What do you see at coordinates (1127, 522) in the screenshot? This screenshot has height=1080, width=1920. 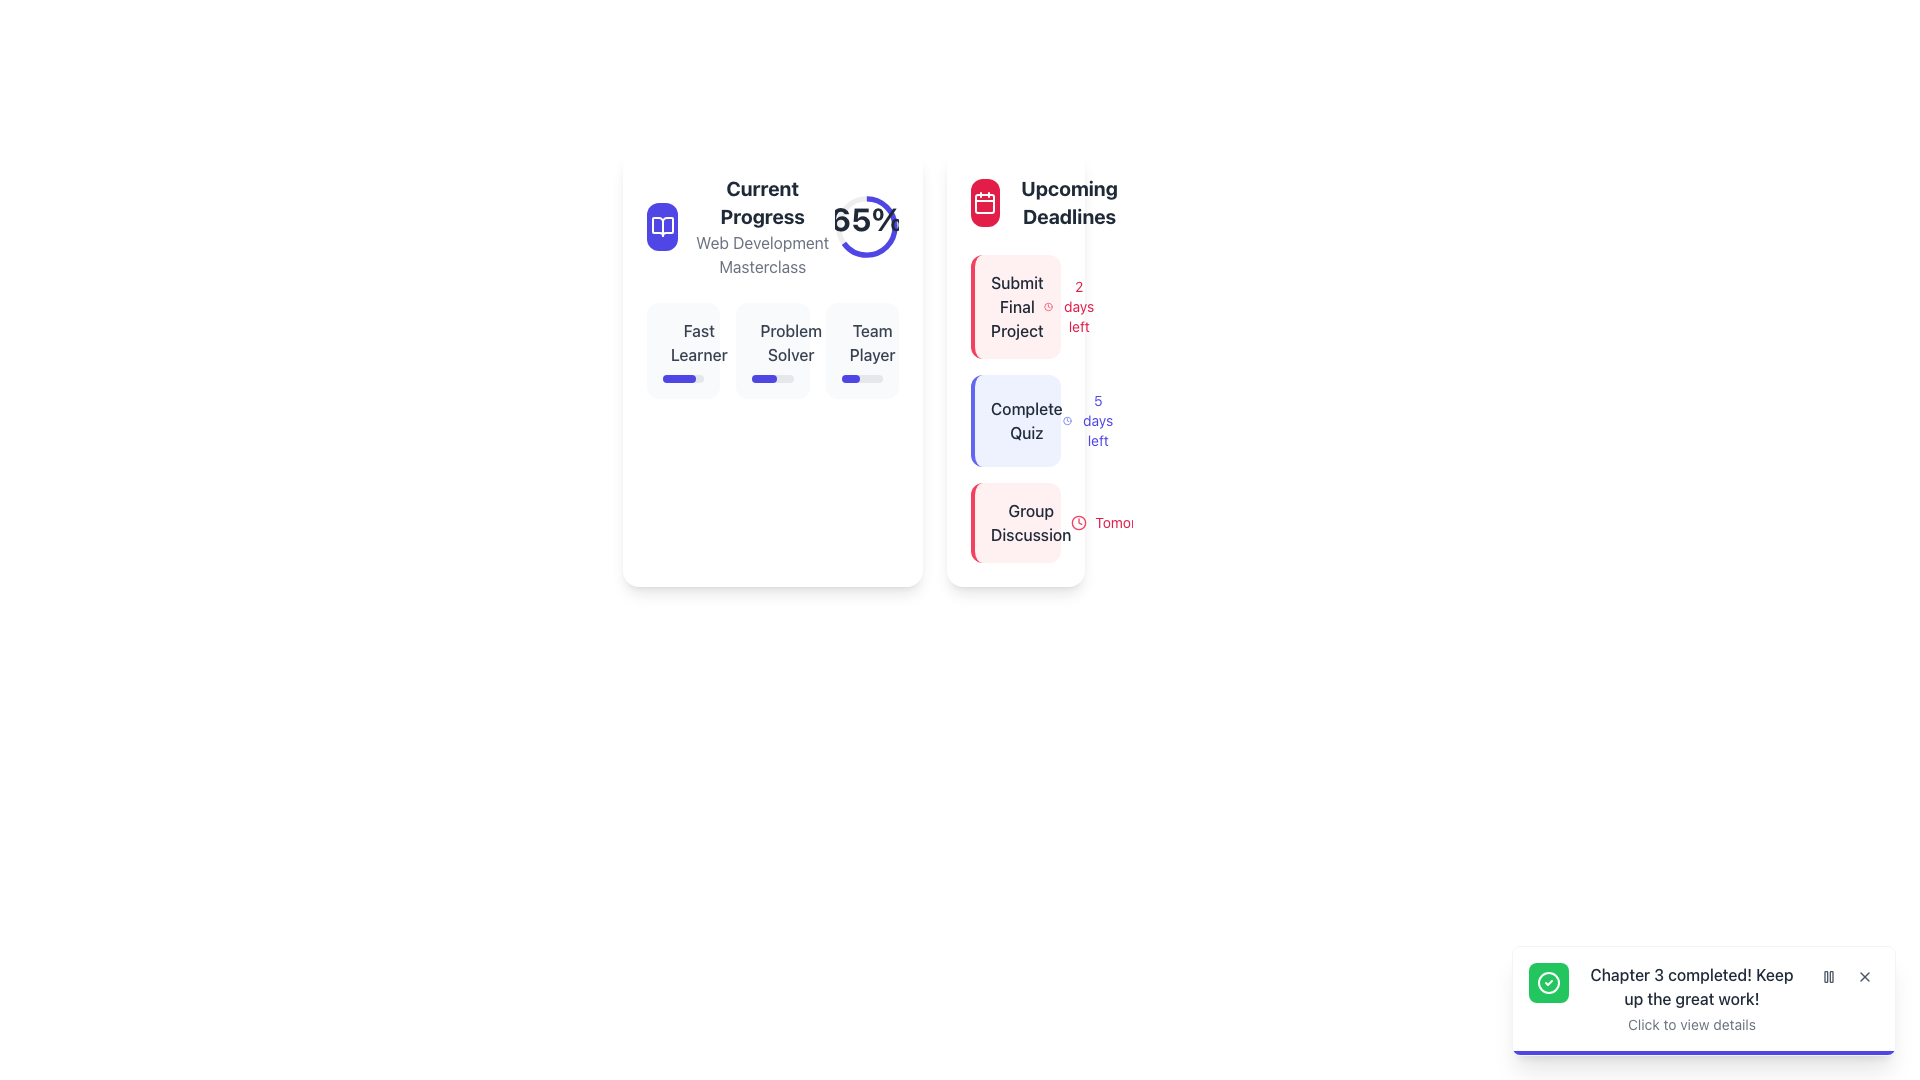 I see `the 'Tomorrow' text label, which is styled in small, red font and is located within the 'Upcoming Deadlines' card, next to the clock icon` at bounding box center [1127, 522].